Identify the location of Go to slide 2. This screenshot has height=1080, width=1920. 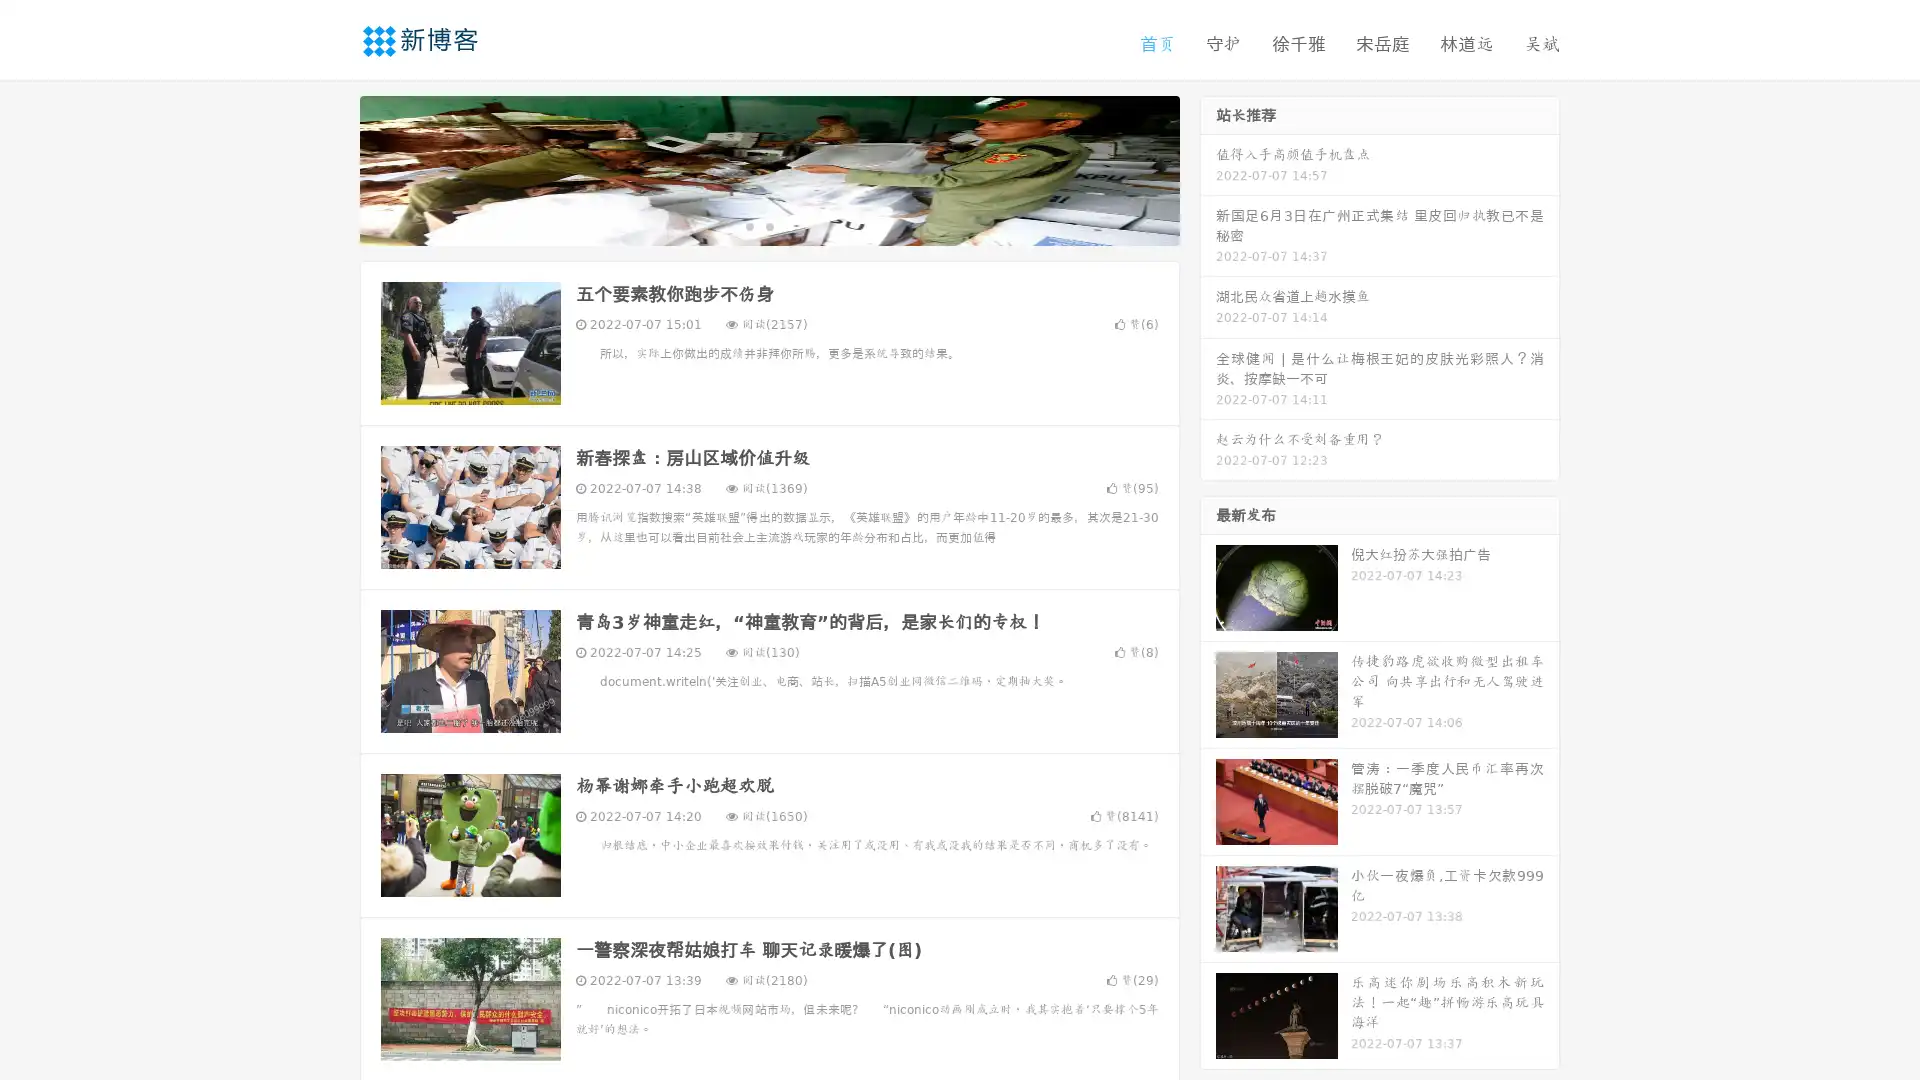
(768, 225).